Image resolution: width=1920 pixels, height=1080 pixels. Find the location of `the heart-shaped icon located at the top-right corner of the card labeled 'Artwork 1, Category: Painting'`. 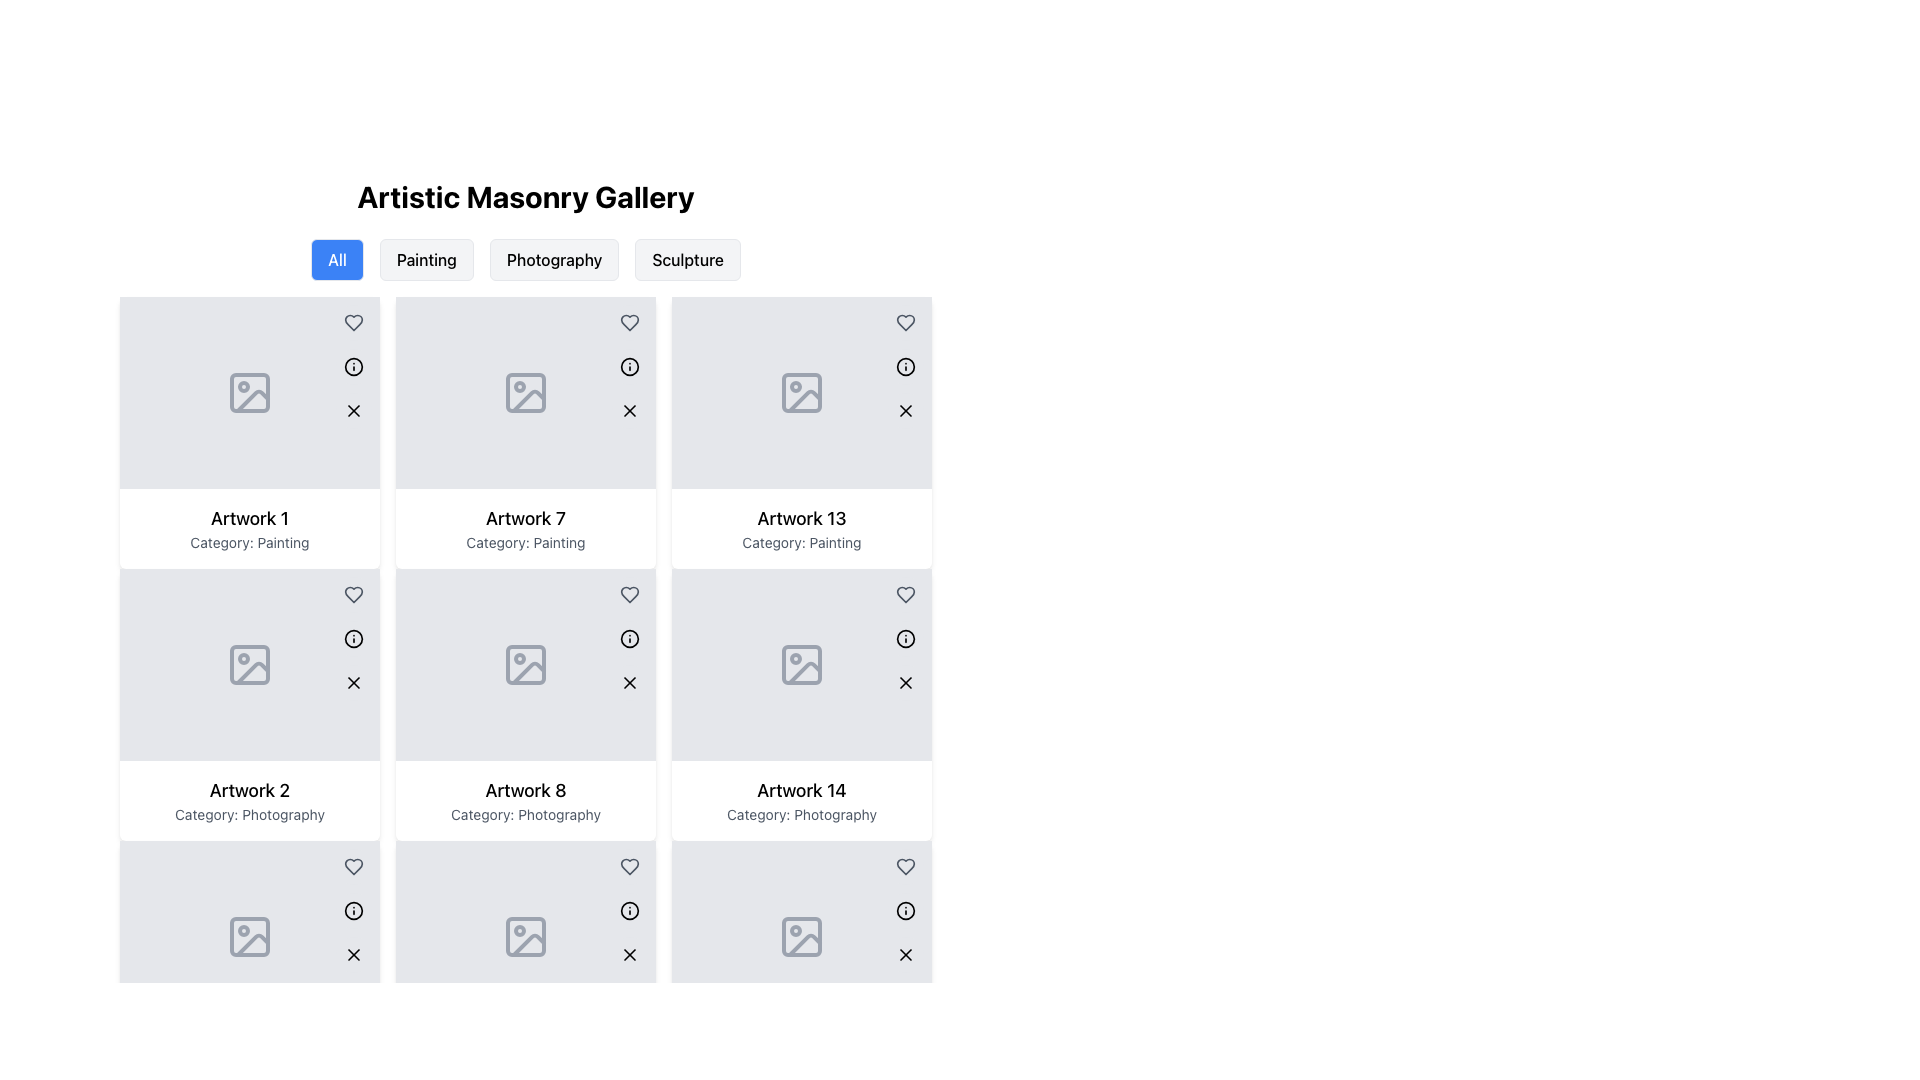

the heart-shaped icon located at the top-right corner of the card labeled 'Artwork 1, Category: Painting' is located at coordinates (354, 593).